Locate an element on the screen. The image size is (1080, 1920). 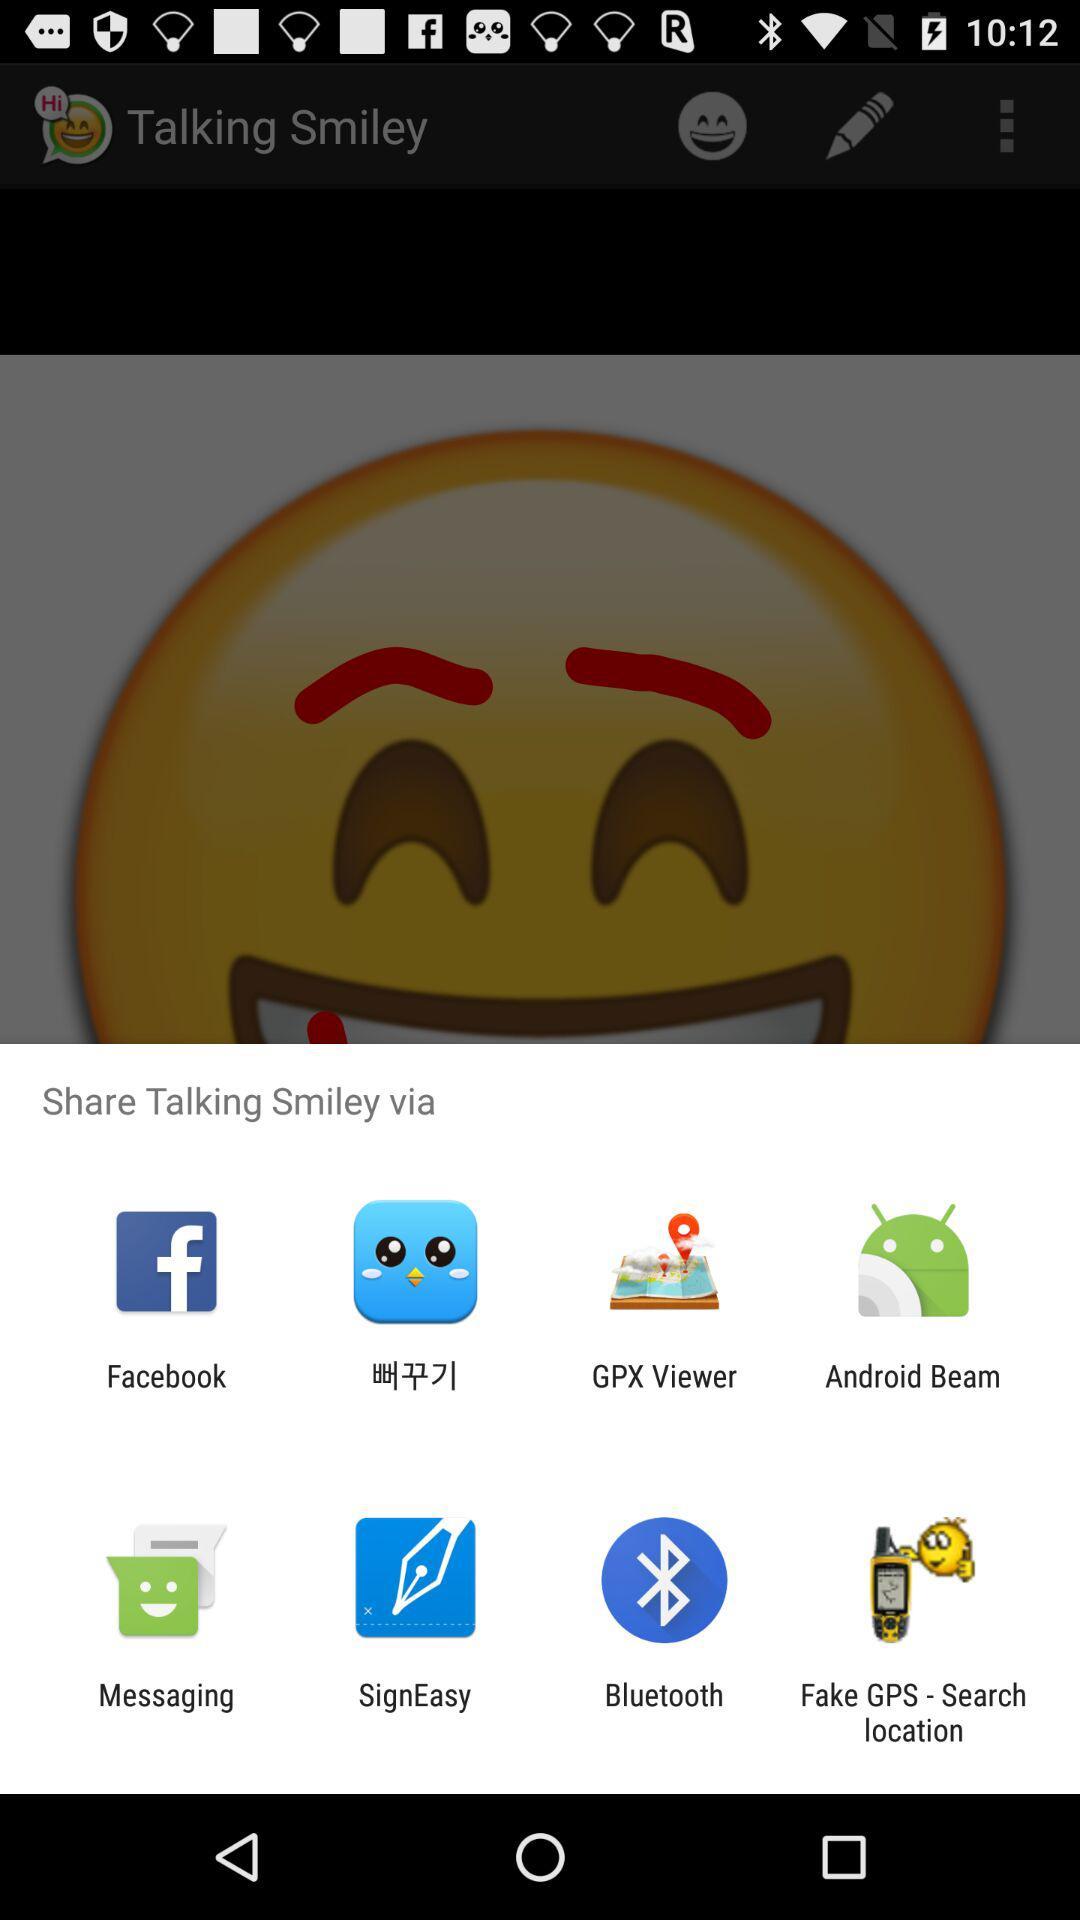
the app to the left of gpx viewer app is located at coordinates (414, 1392).